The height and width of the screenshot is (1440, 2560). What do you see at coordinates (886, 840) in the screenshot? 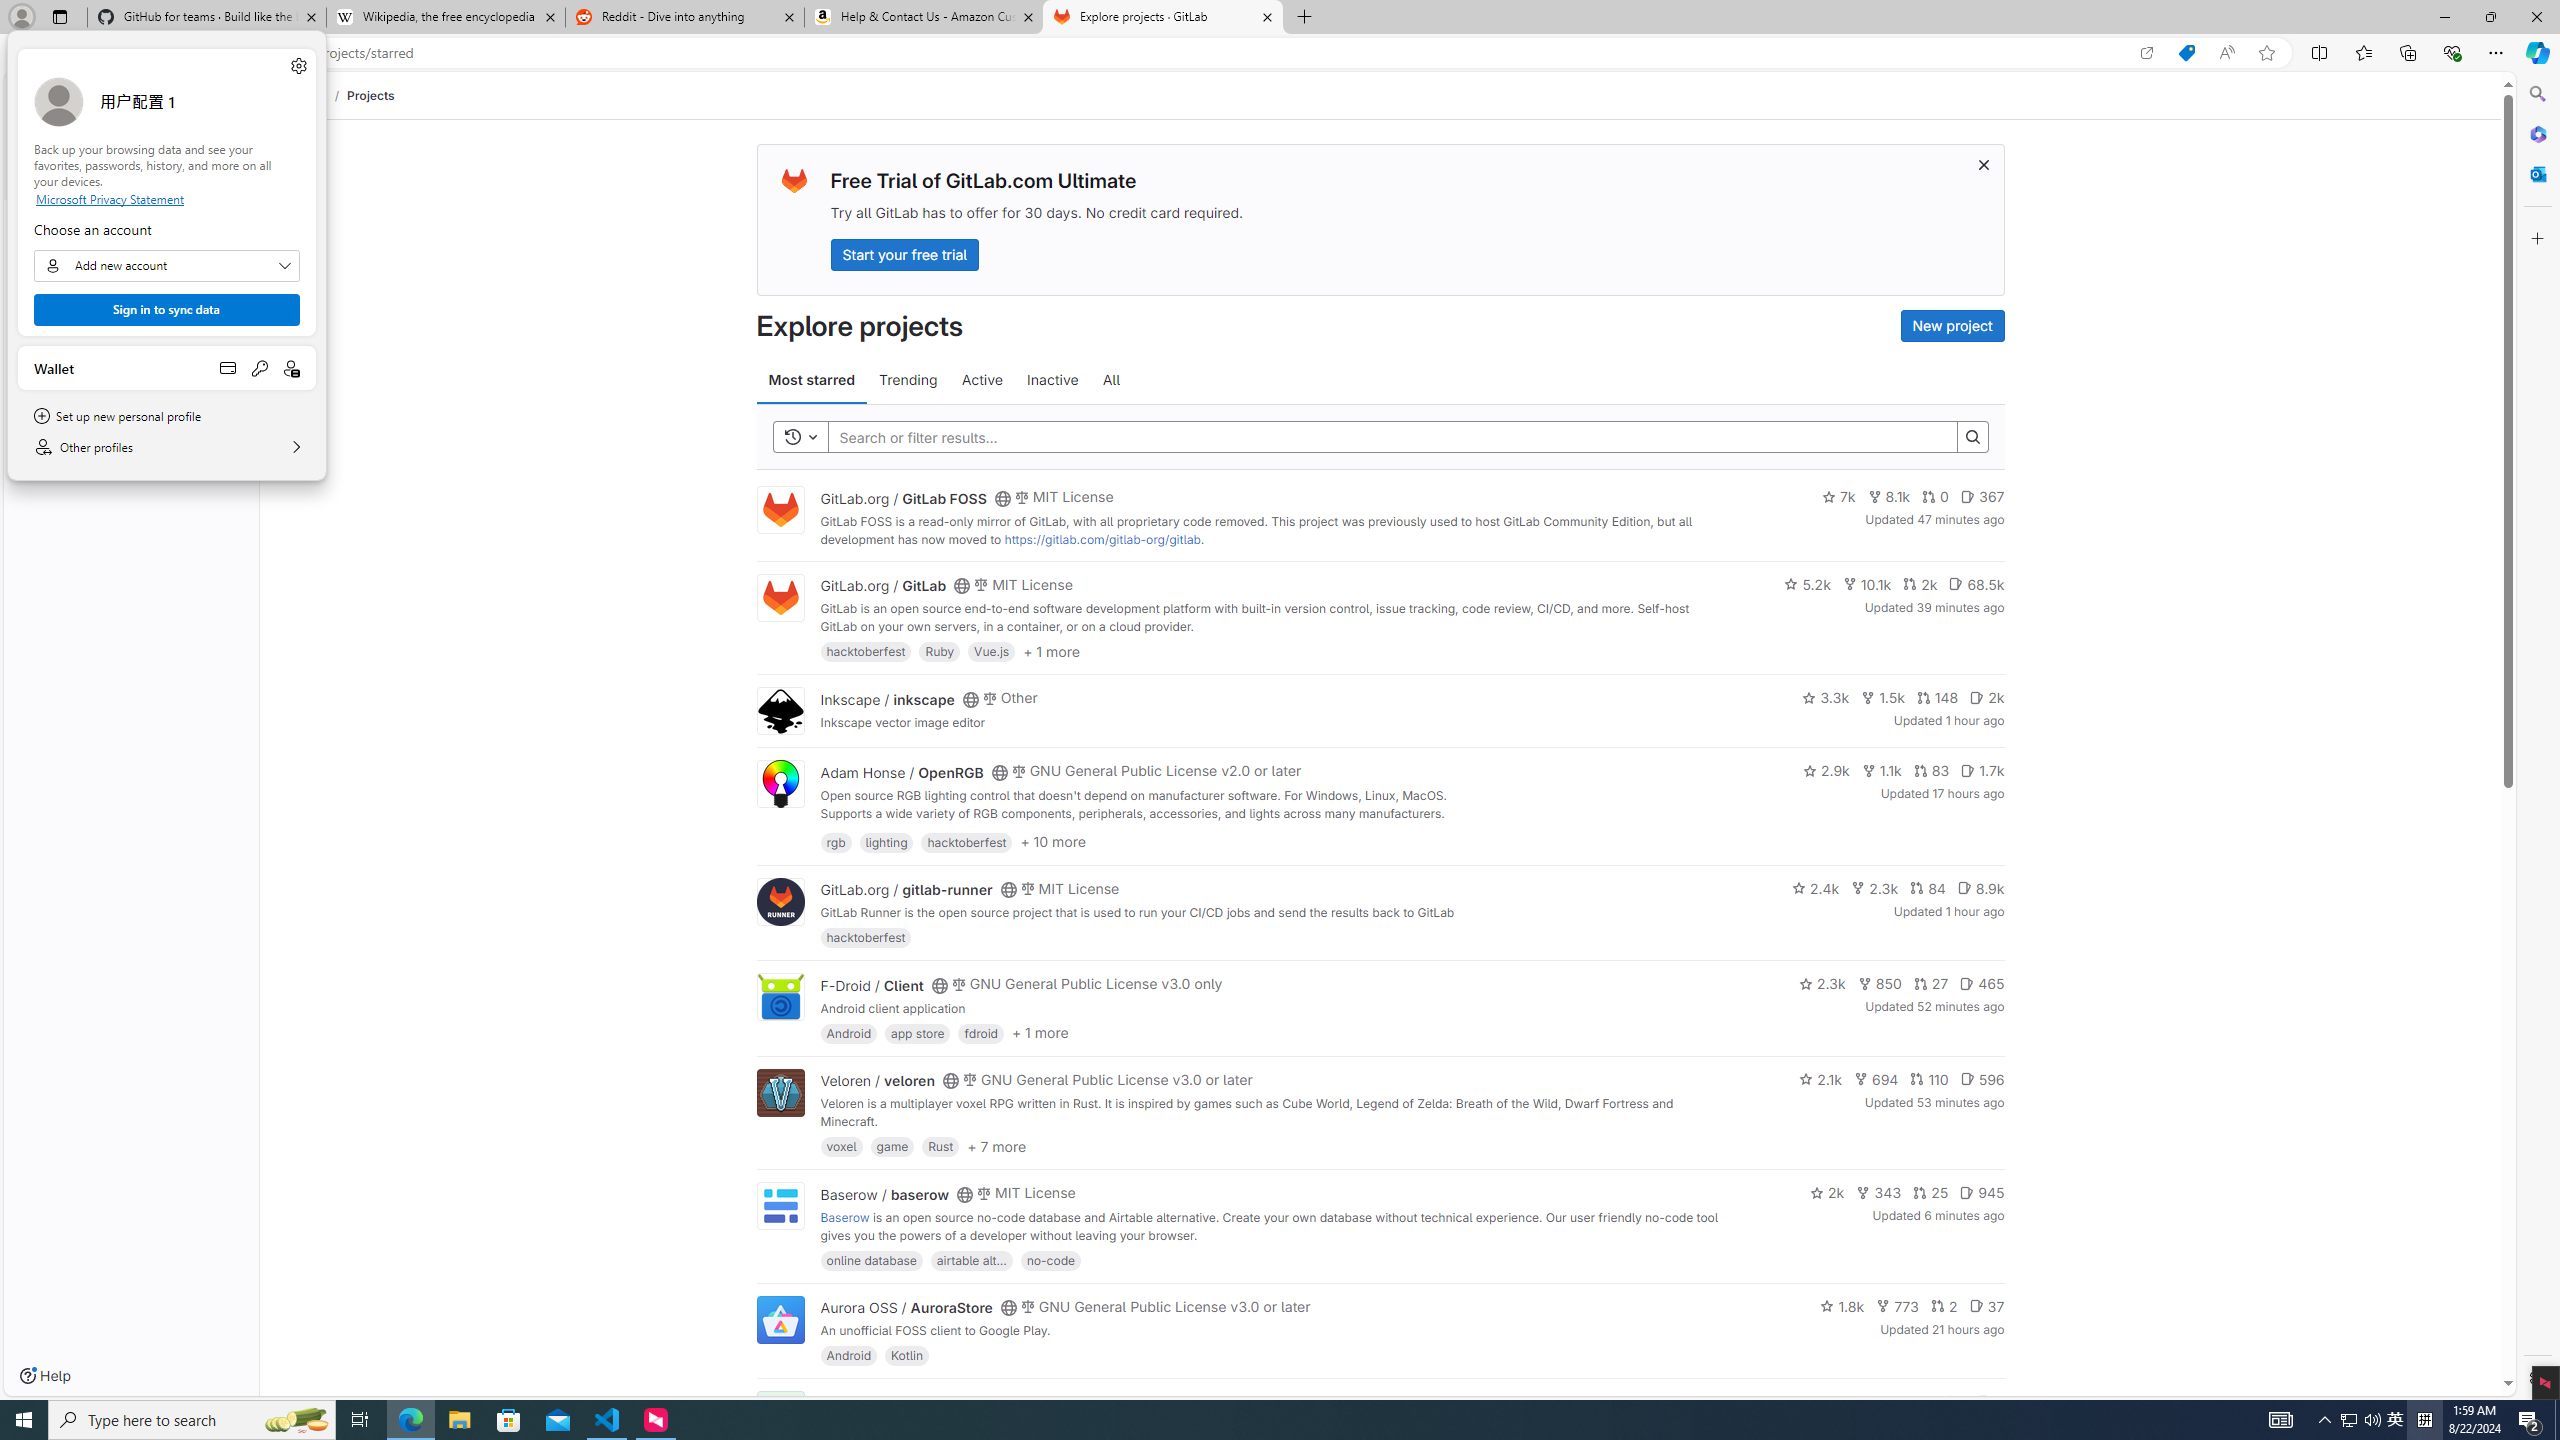
I see `'lighting'` at bounding box center [886, 840].